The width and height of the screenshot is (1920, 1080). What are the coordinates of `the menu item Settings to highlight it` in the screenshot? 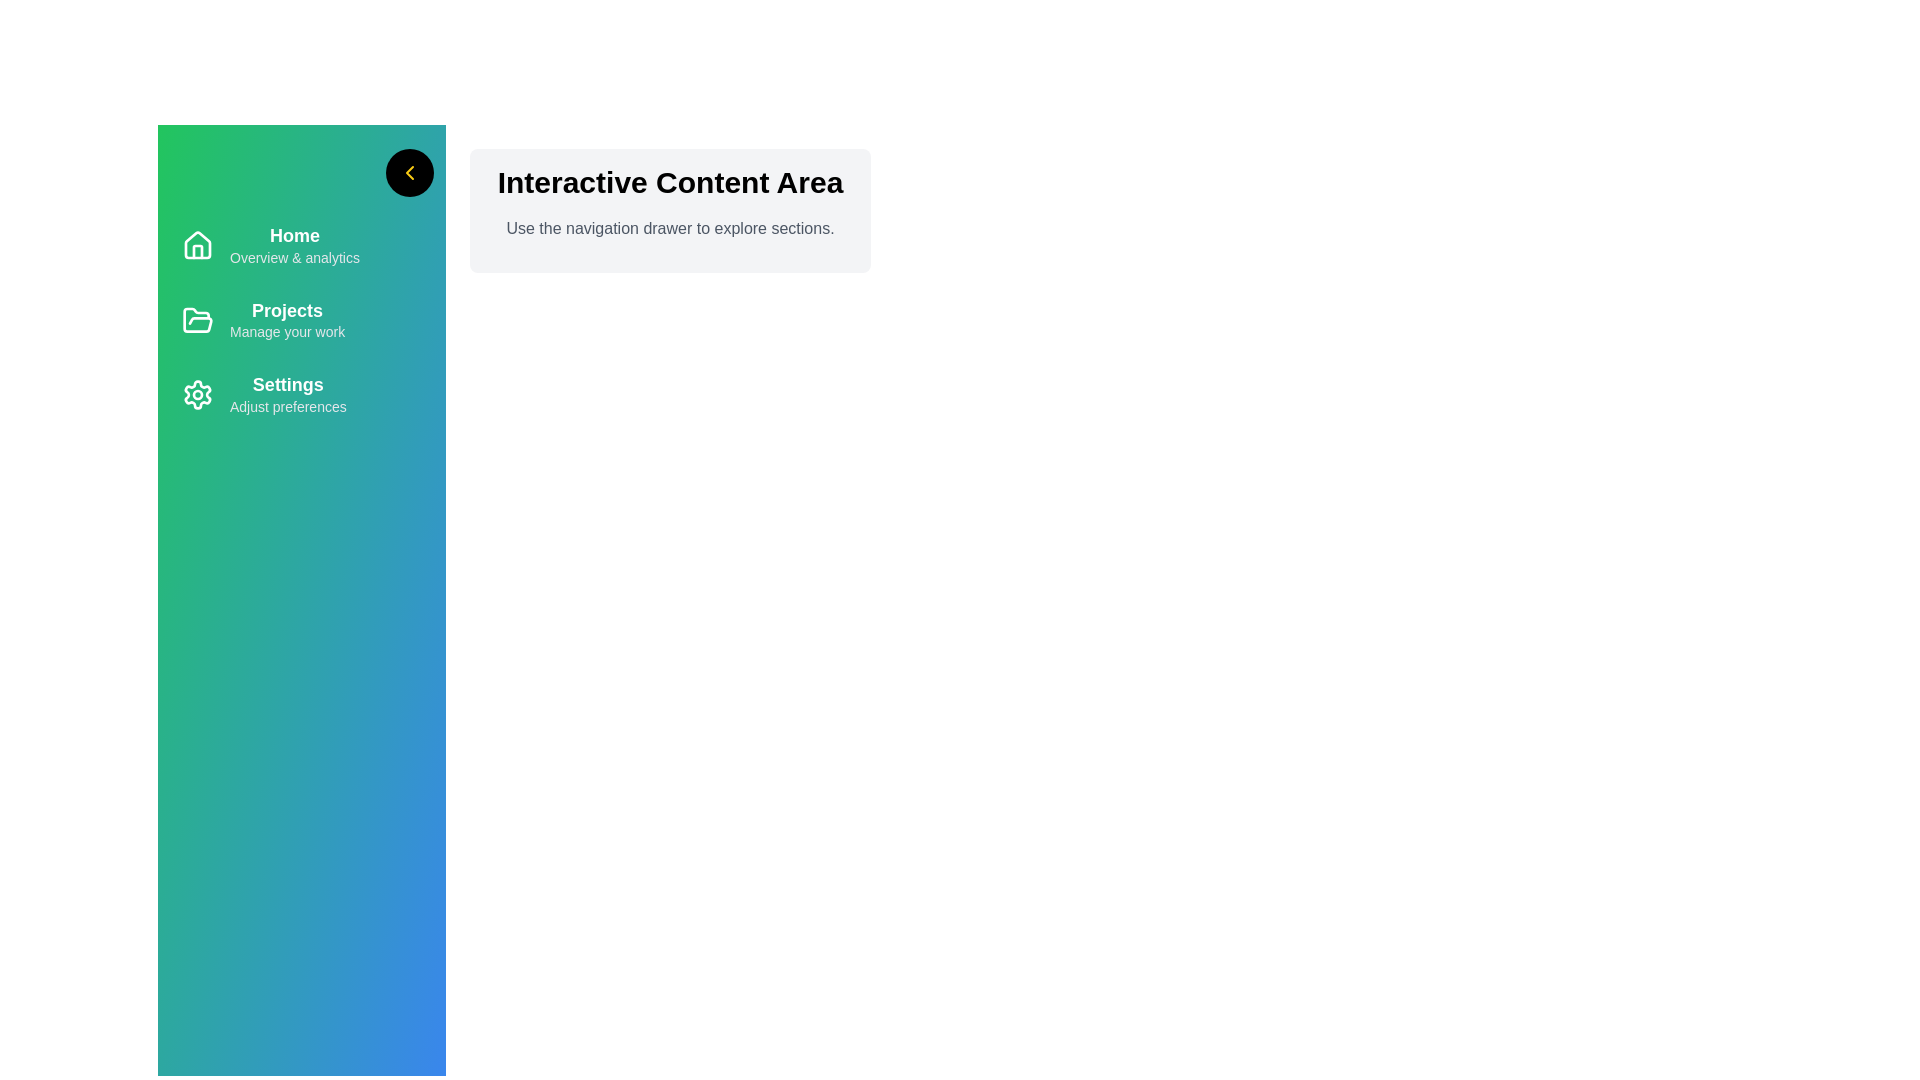 It's located at (301, 394).